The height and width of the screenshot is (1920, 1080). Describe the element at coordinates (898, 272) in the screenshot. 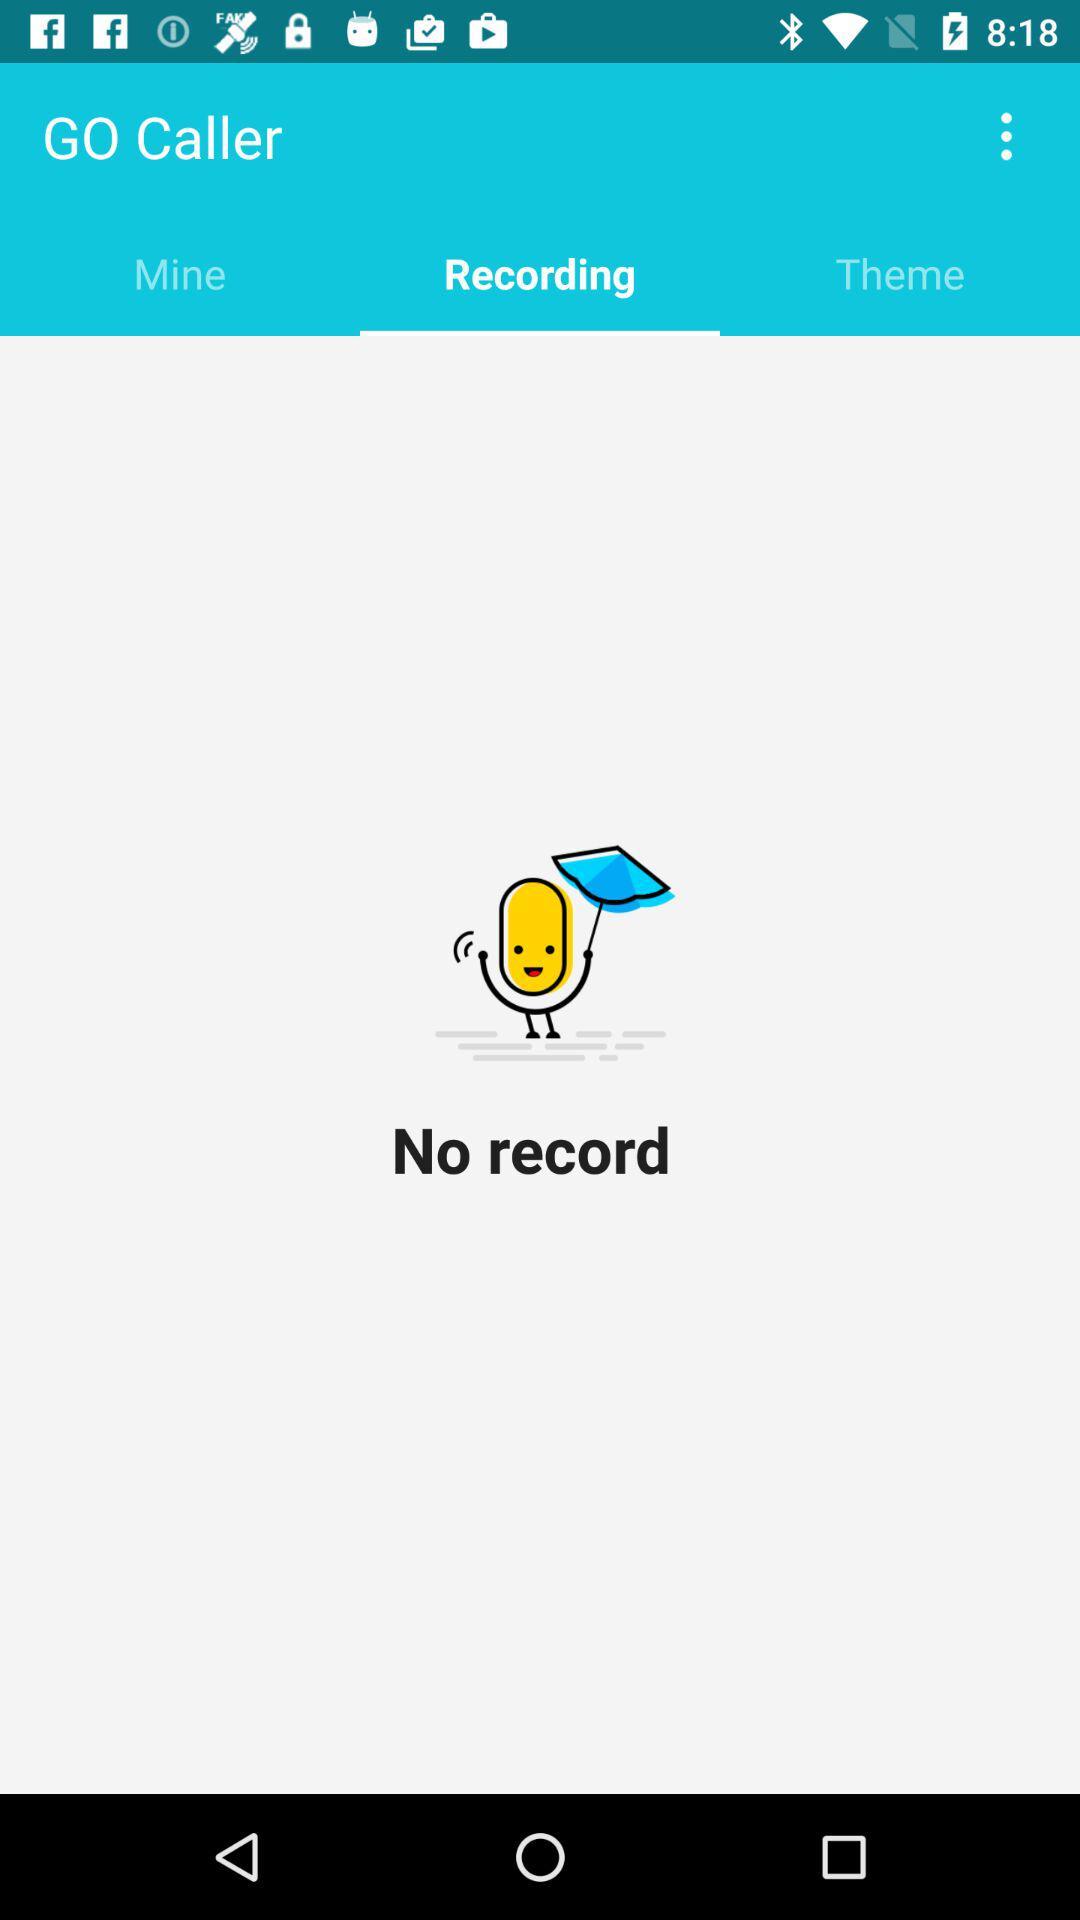

I see `the icon next to the recording item` at that location.